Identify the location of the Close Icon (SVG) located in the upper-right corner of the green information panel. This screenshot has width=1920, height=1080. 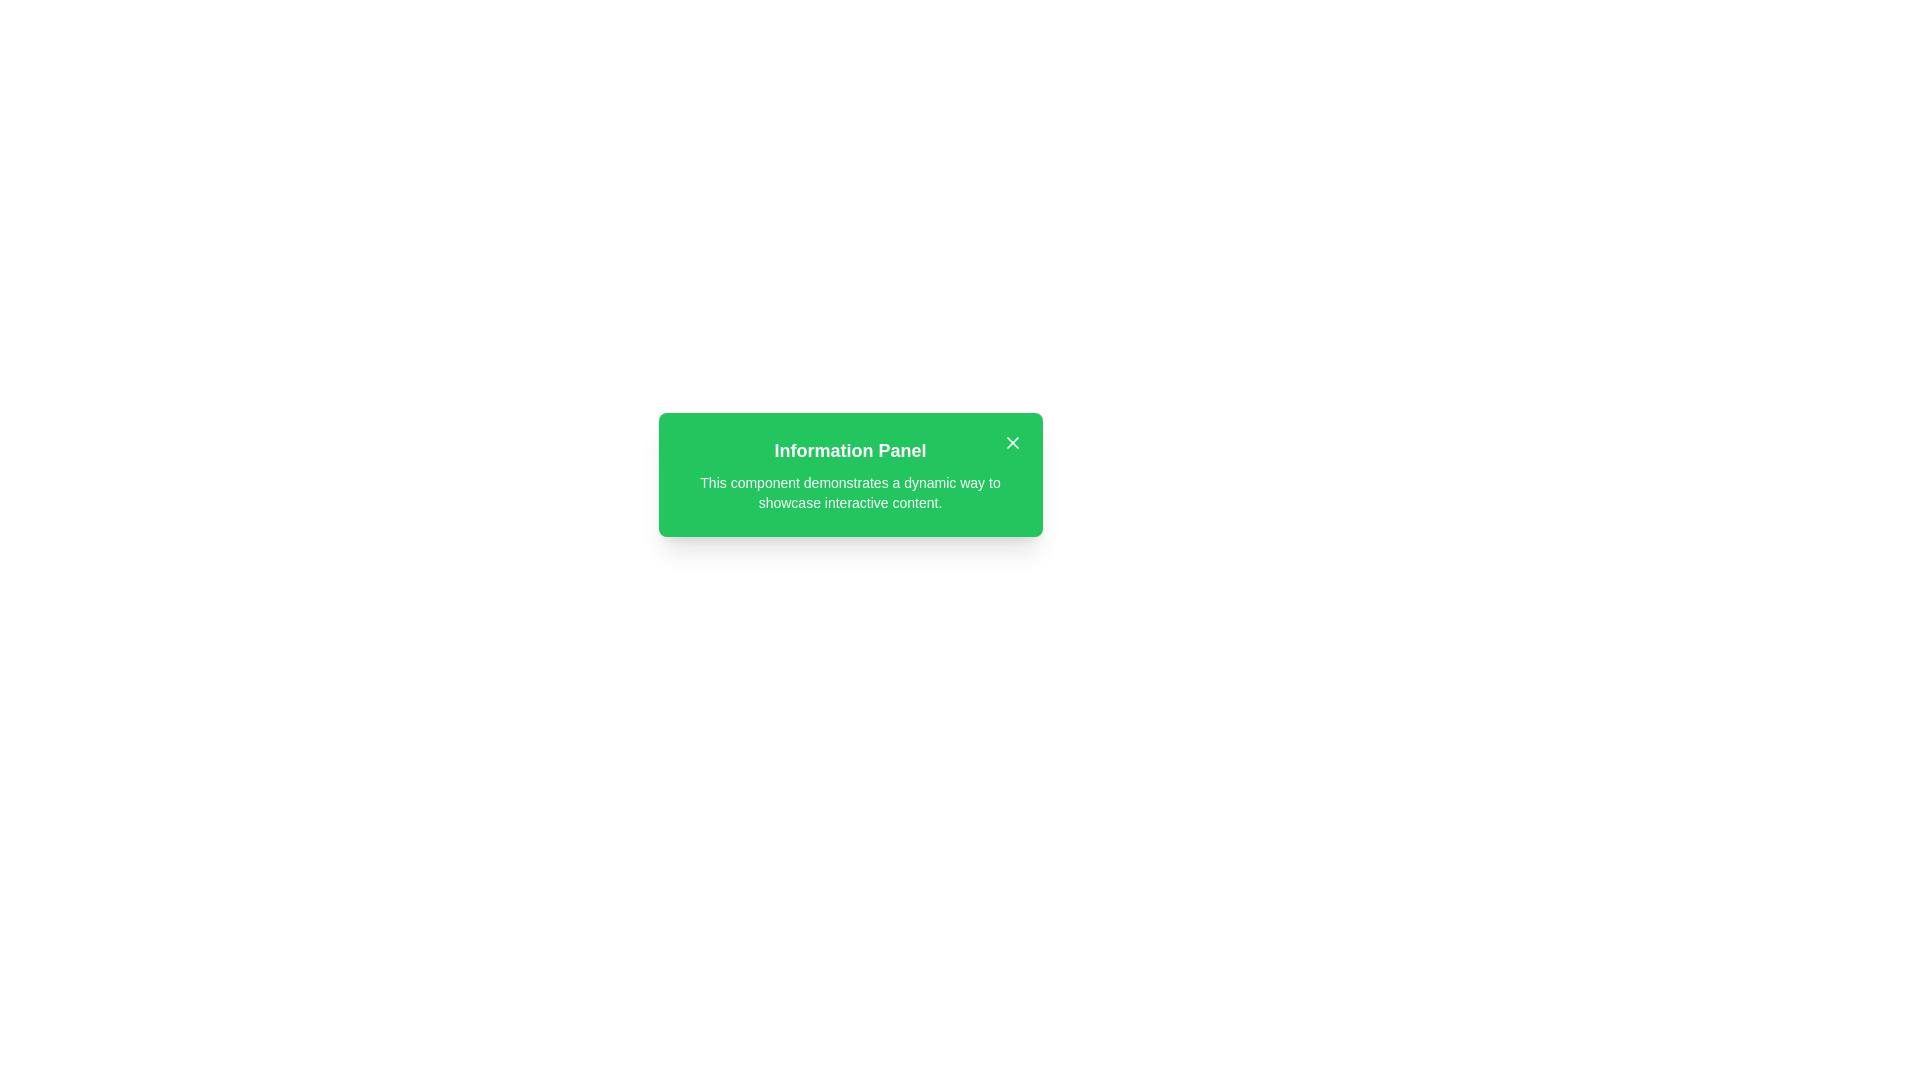
(1012, 442).